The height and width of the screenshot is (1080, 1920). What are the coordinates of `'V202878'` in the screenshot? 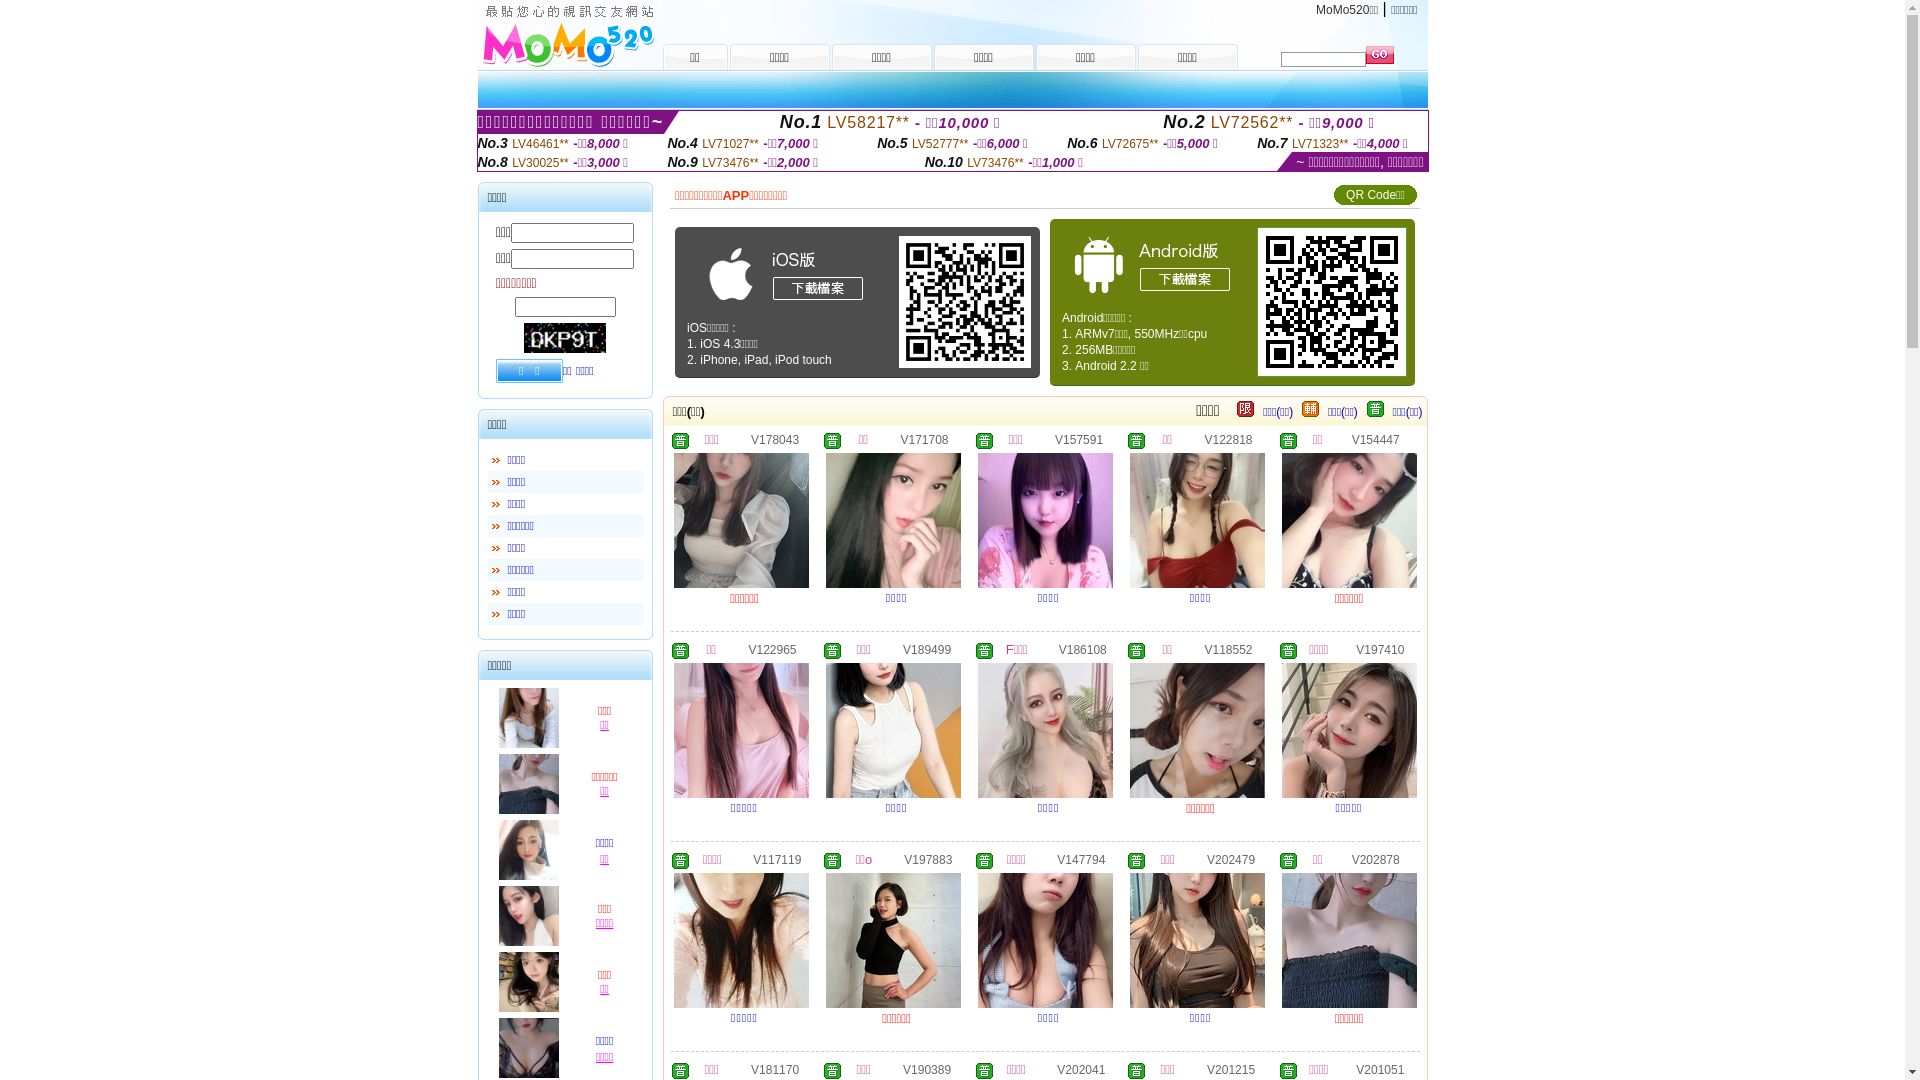 It's located at (1375, 858).